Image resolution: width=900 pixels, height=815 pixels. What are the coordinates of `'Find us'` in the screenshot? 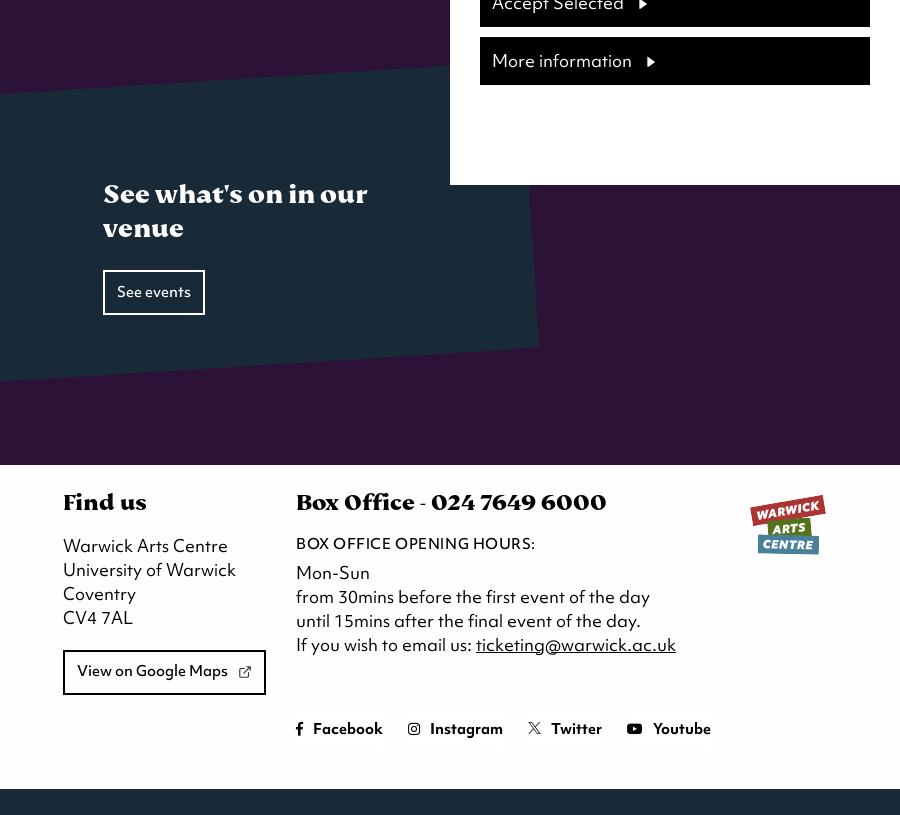 It's located at (104, 502).